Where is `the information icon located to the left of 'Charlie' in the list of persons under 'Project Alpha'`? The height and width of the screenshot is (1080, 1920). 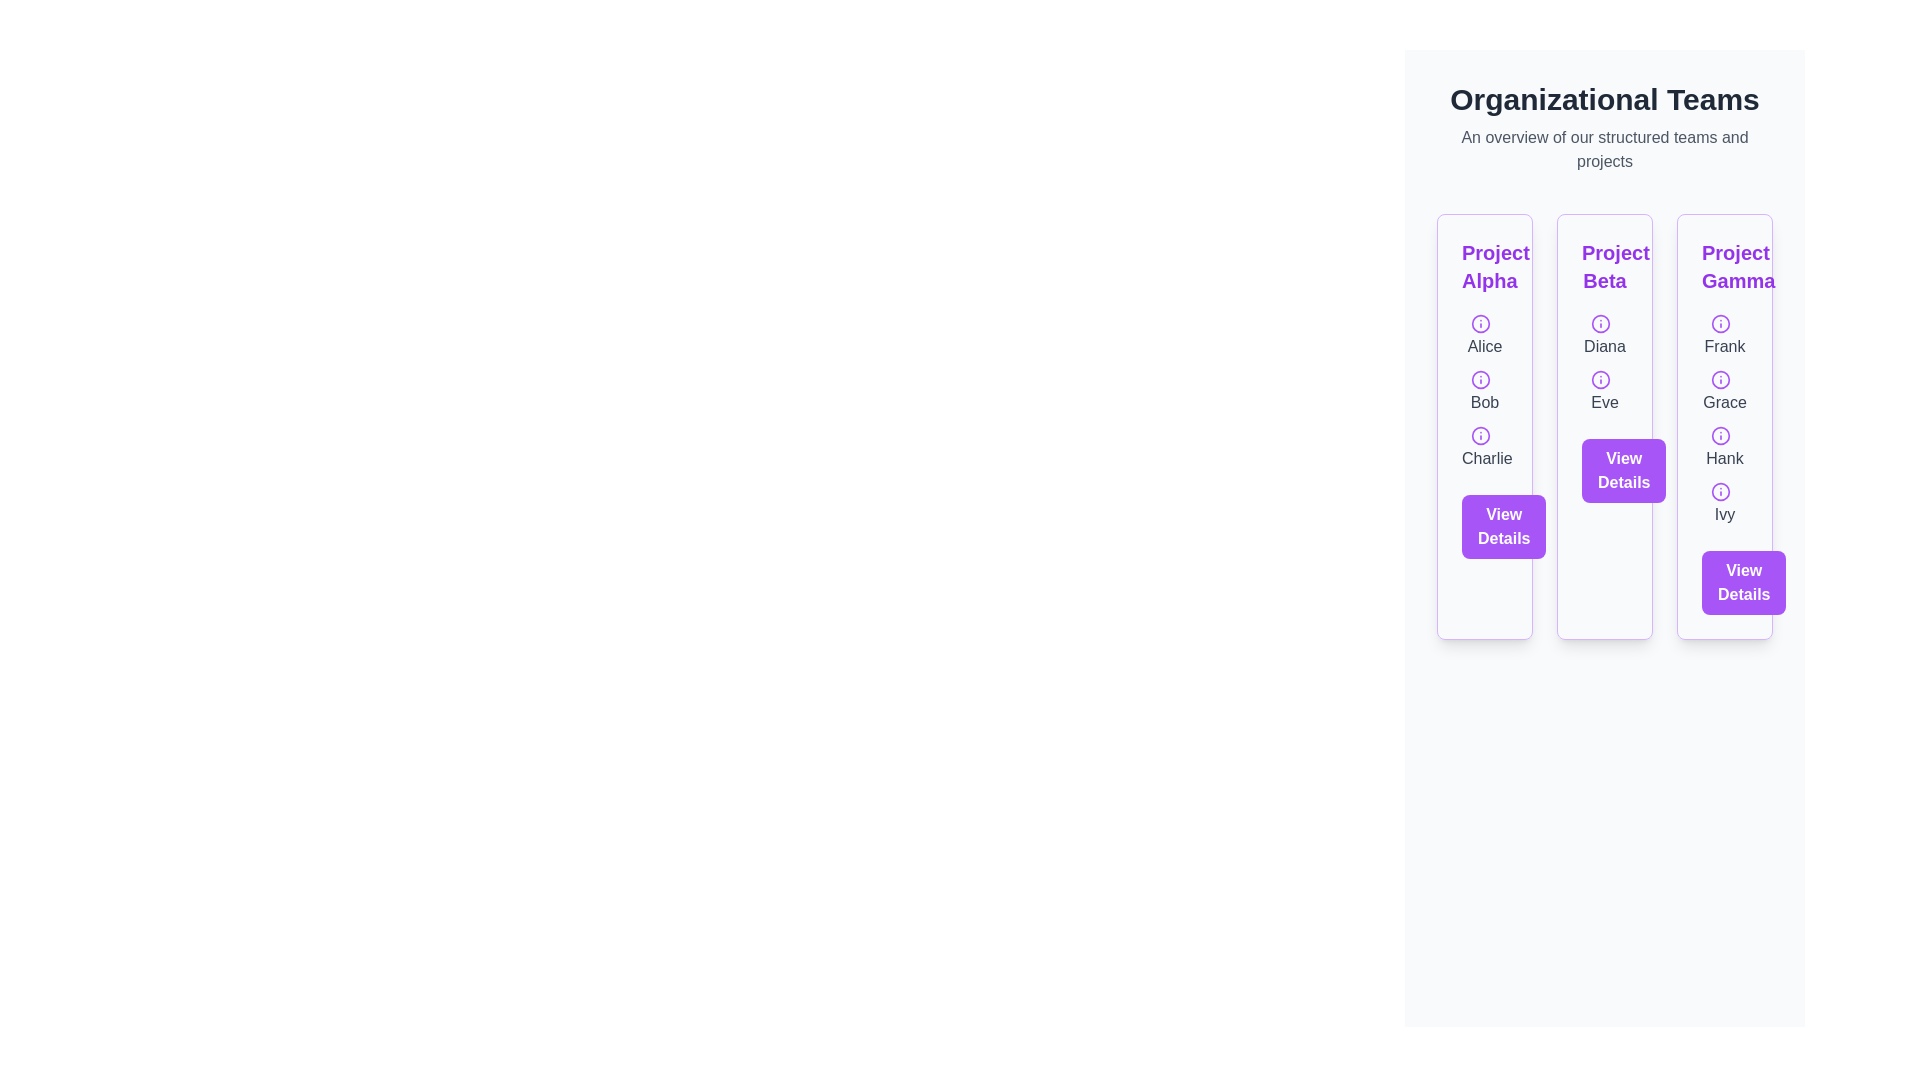
the information icon located to the left of 'Charlie' in the list of persons under 'Project Alpha' is located at coordinates (1481, 434).